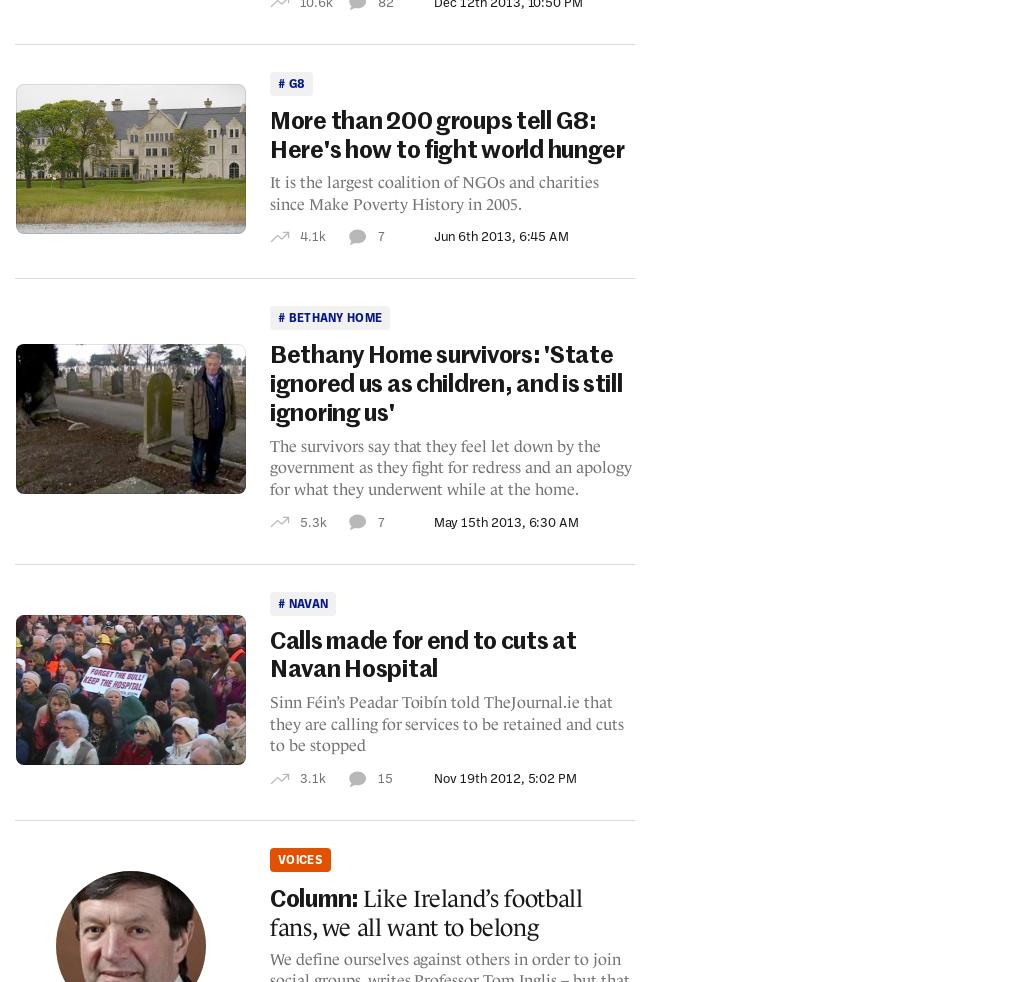 The width and height of the screenshot is (1034, 982). What do you see at coordinates (290, 81) in the screenshot?
I see `'# G8'` at bounding box center [290, 81].